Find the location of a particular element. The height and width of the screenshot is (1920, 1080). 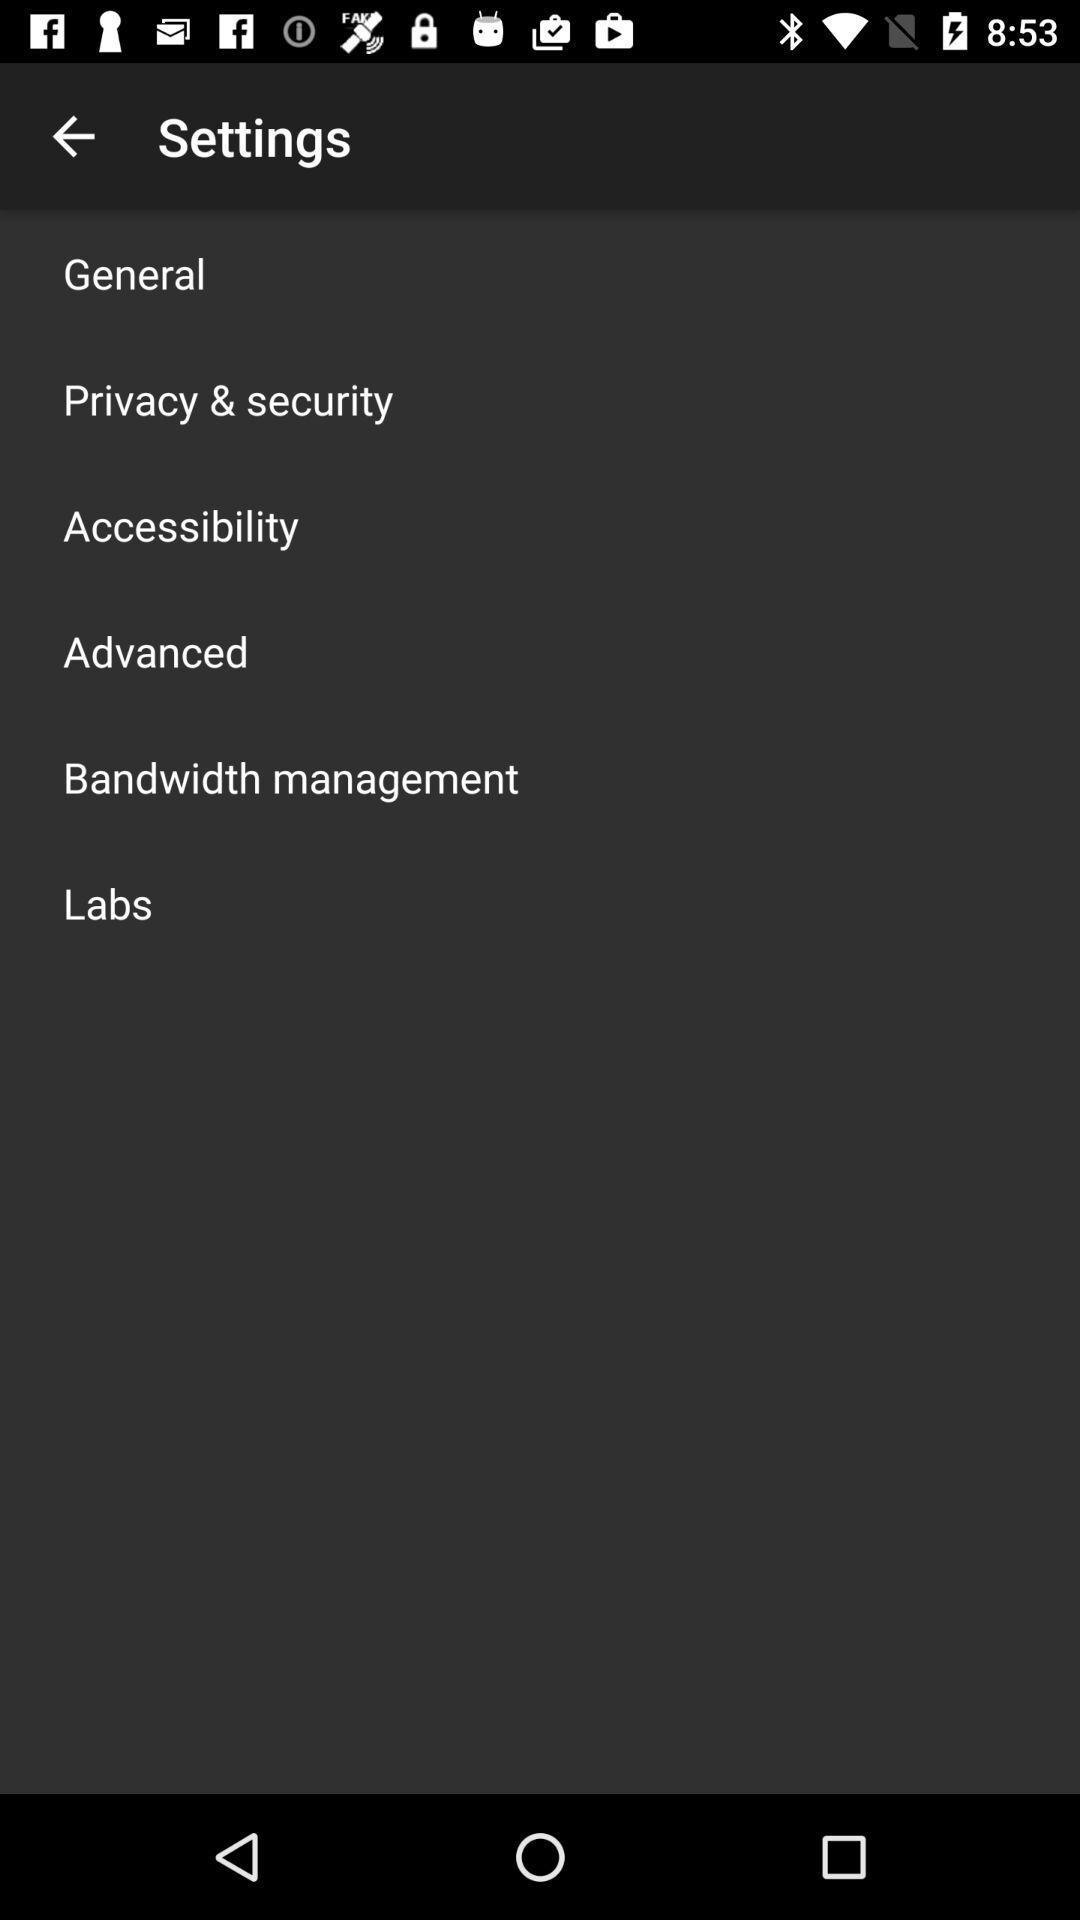

icon next to the settings app is located at coordinates (72, 135).